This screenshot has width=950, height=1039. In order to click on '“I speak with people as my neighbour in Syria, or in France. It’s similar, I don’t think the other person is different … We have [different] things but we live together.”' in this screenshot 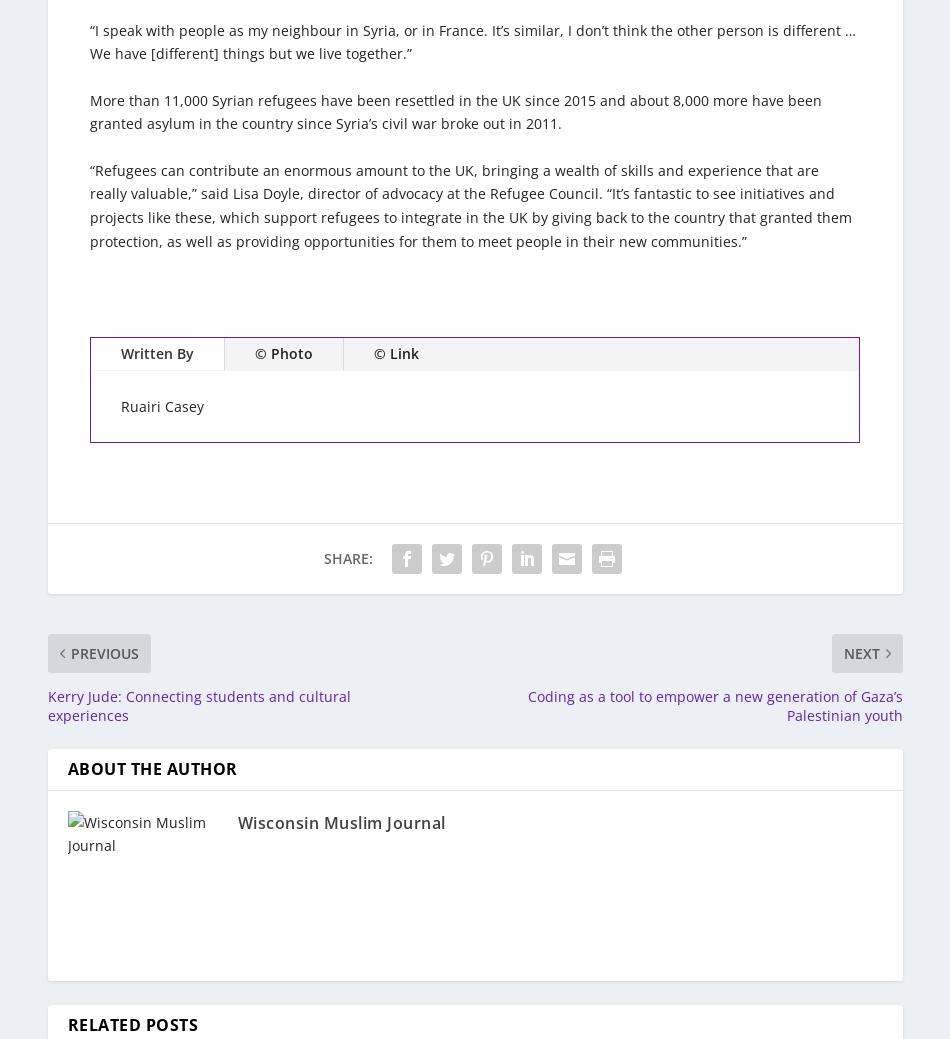, I will do `click(472, 40)`.